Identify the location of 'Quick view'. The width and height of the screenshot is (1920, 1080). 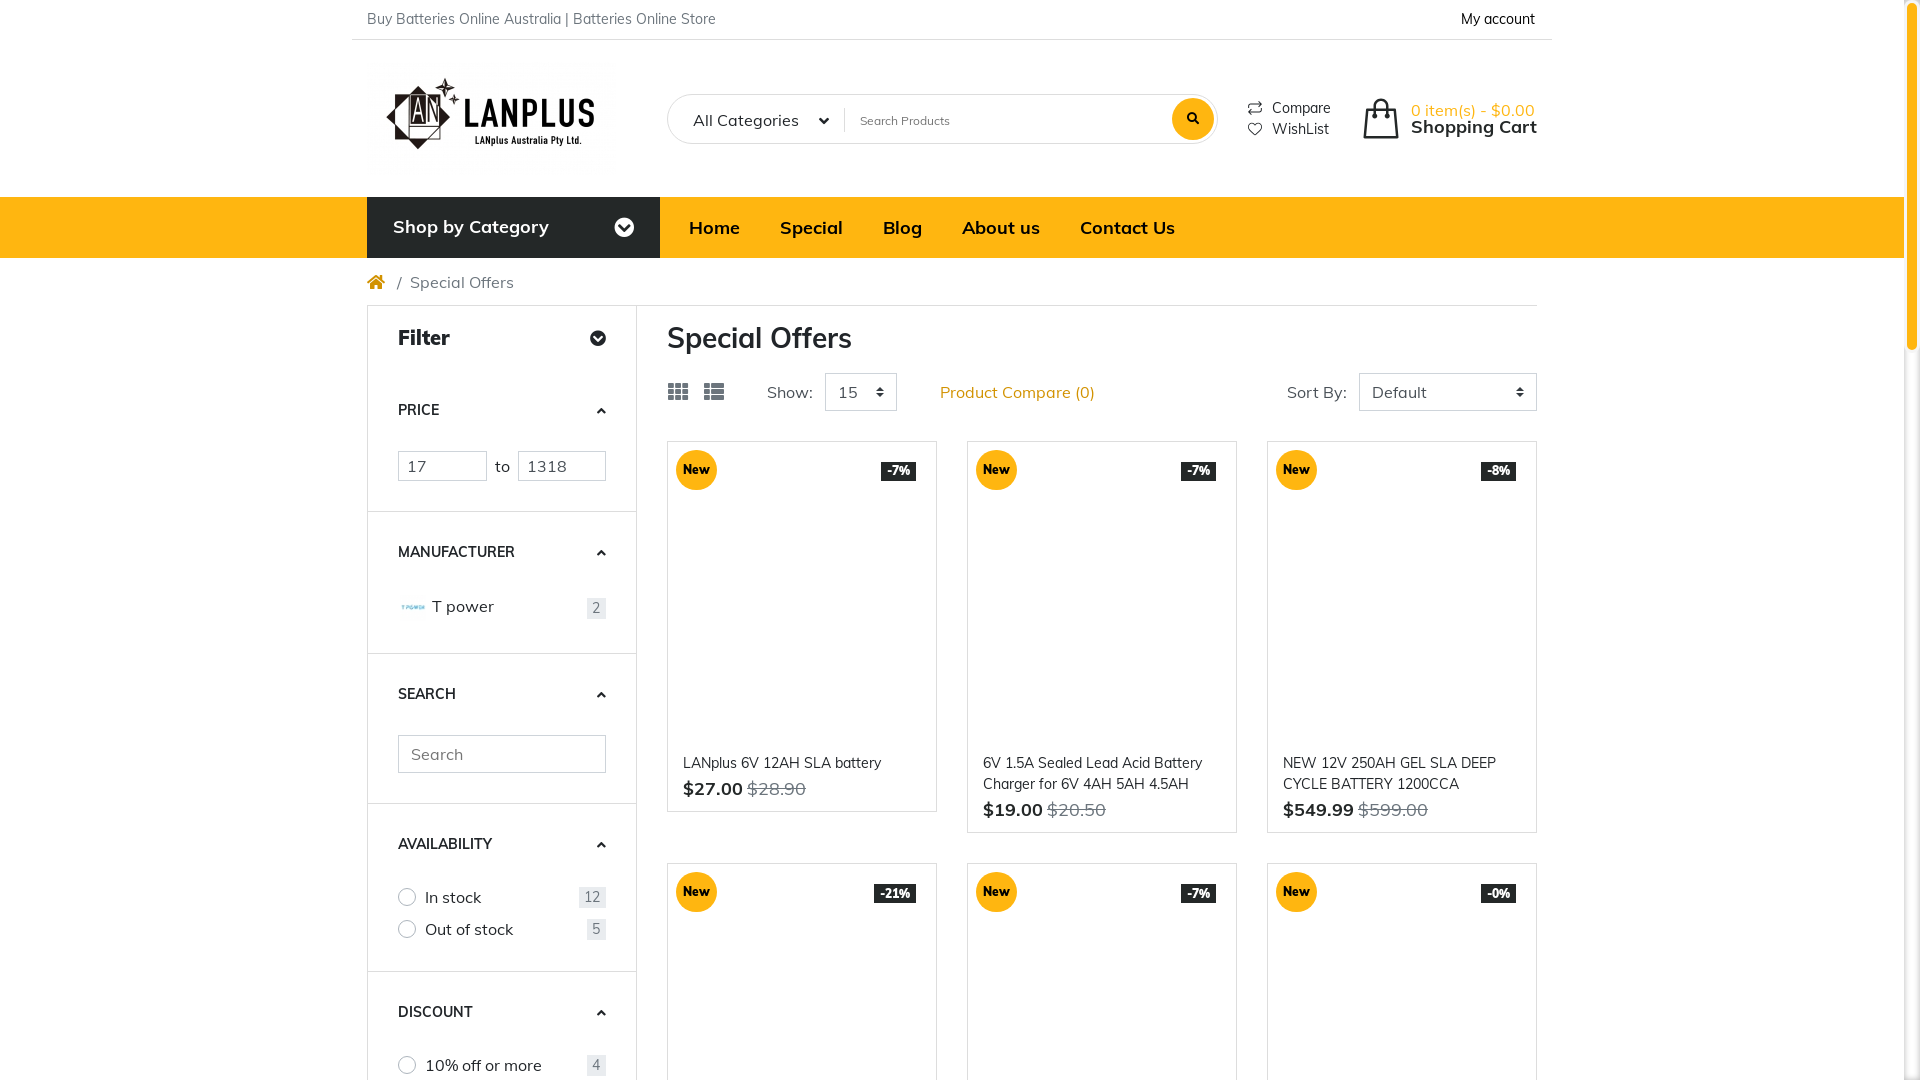
(1400, 422).